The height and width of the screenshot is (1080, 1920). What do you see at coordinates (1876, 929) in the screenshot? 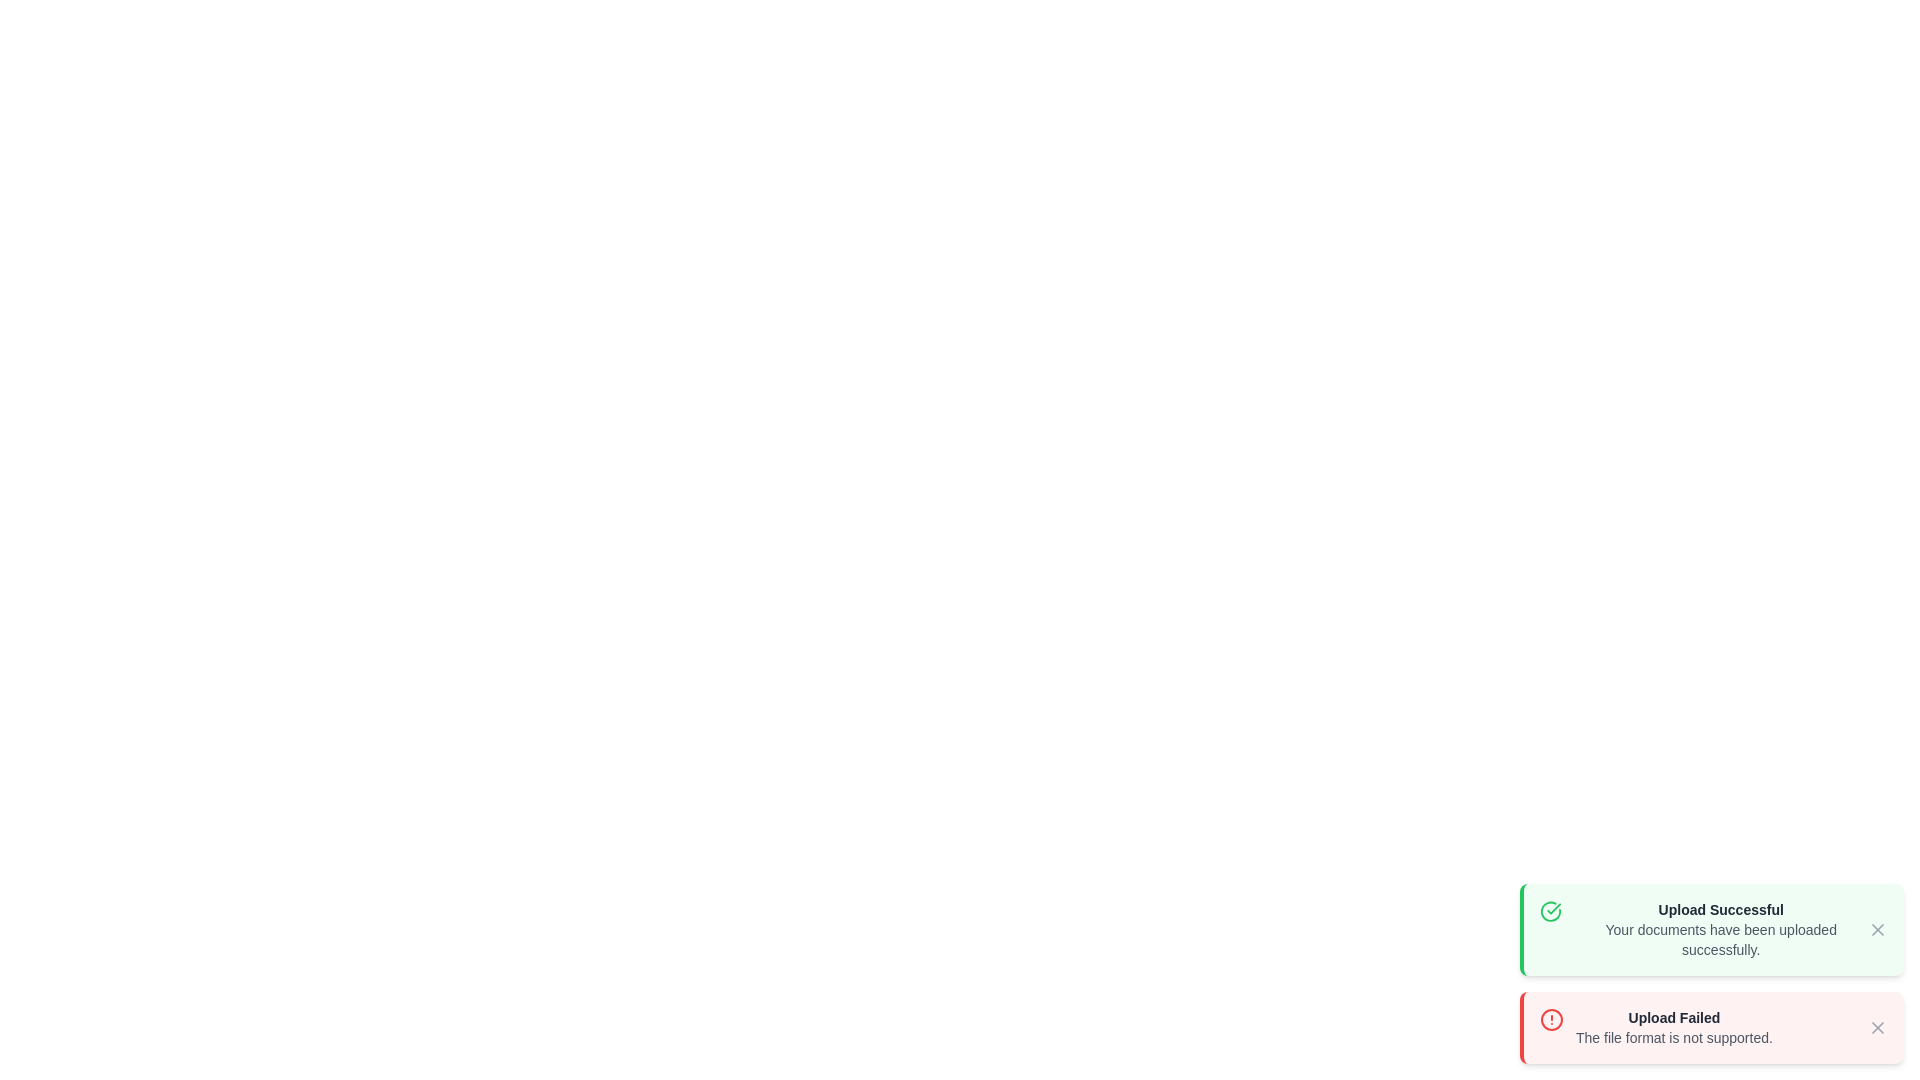
I see `close button of the notification with title Upload Successful` at bounding box center [1876, 929].